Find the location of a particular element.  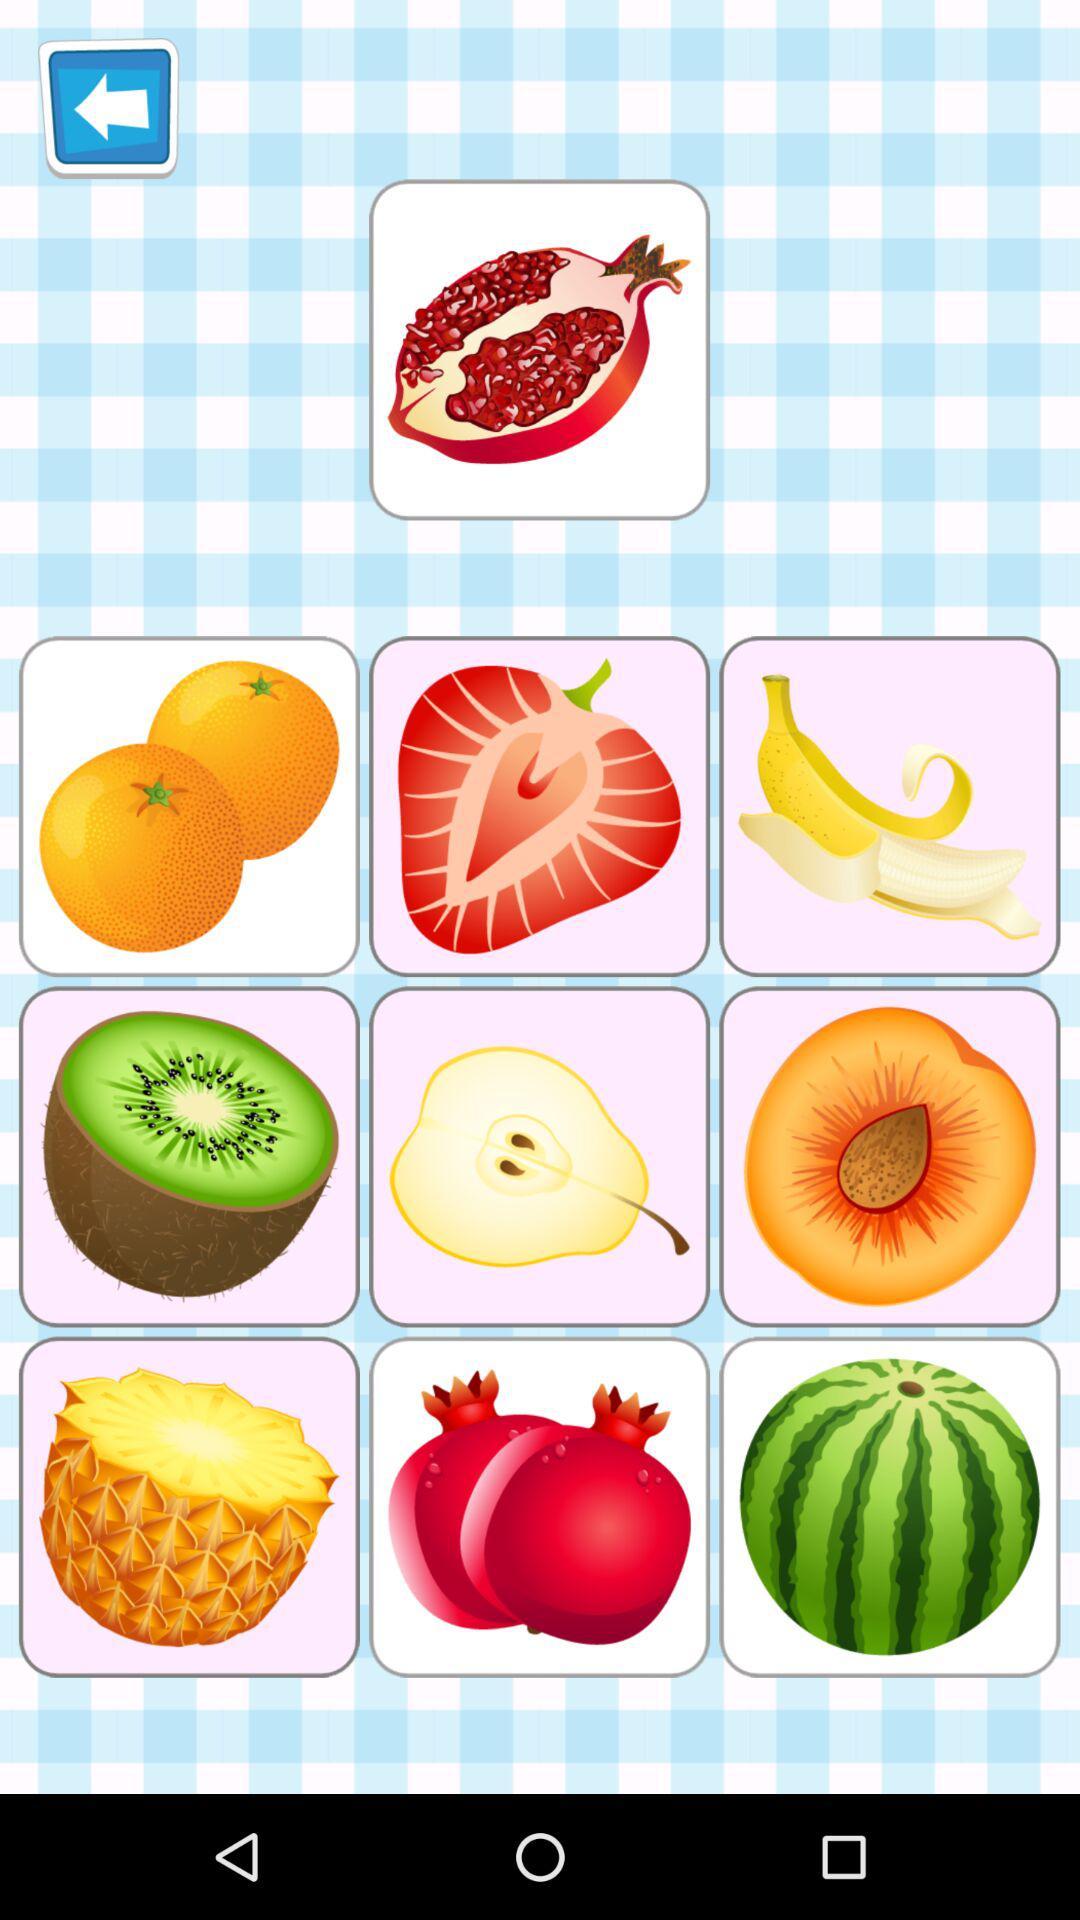

go back is located at coordinates (108, 107).